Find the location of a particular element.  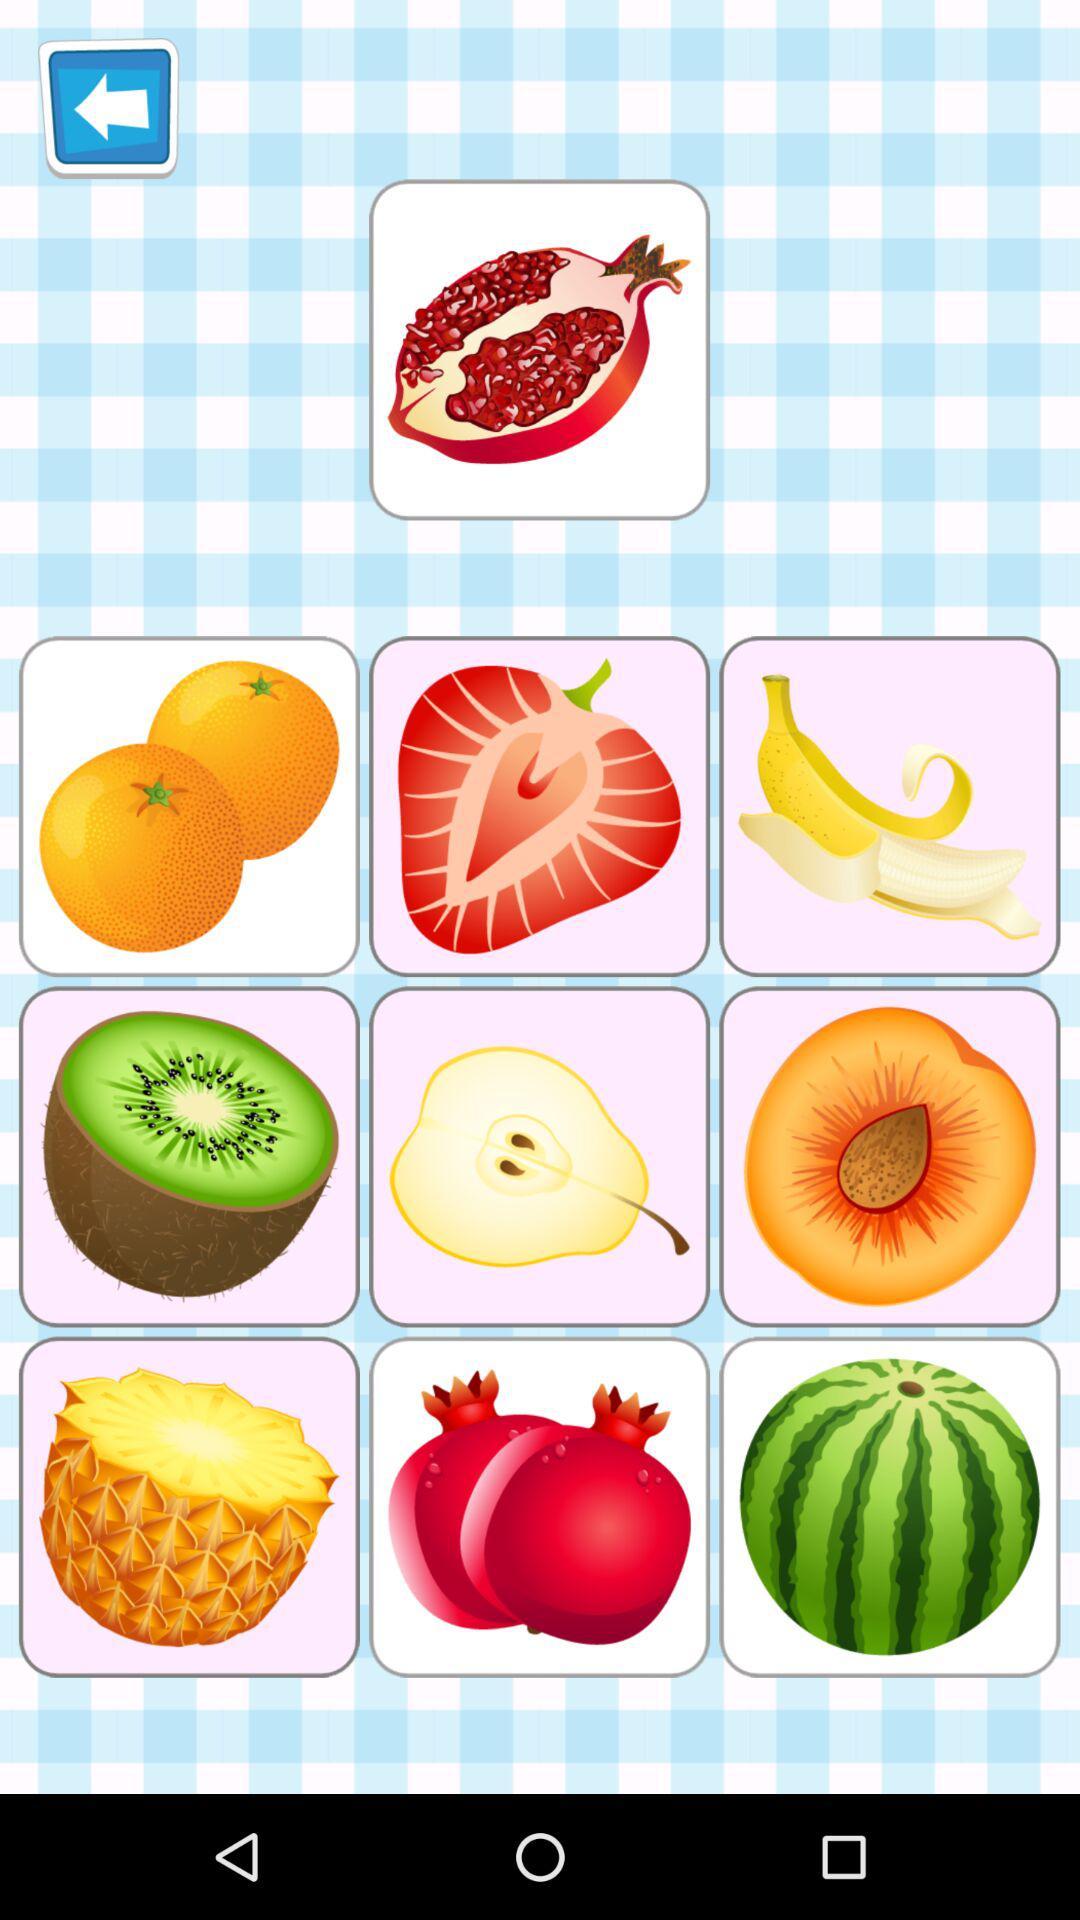

go back is located at coordinates (108, 107).